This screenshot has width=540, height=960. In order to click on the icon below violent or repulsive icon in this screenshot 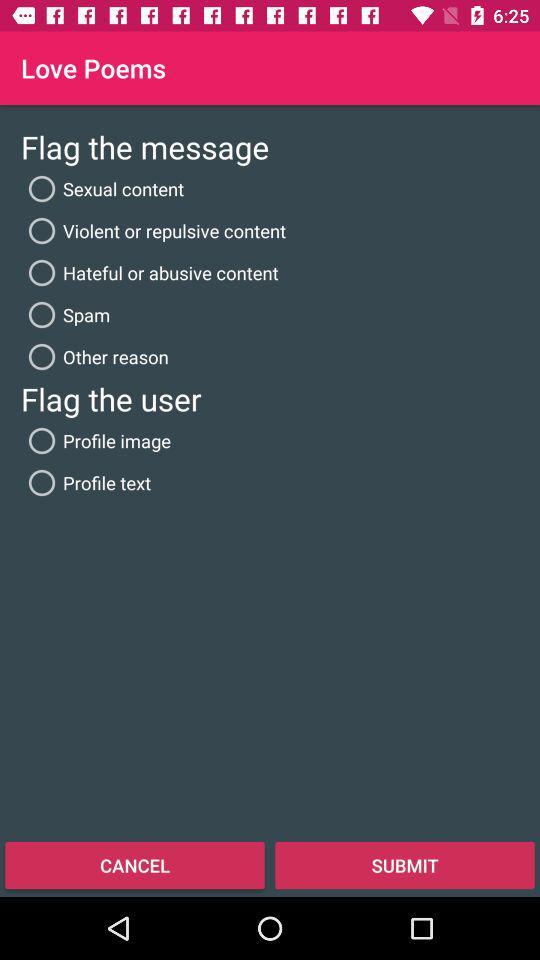, I will do `click(148, 272)`.